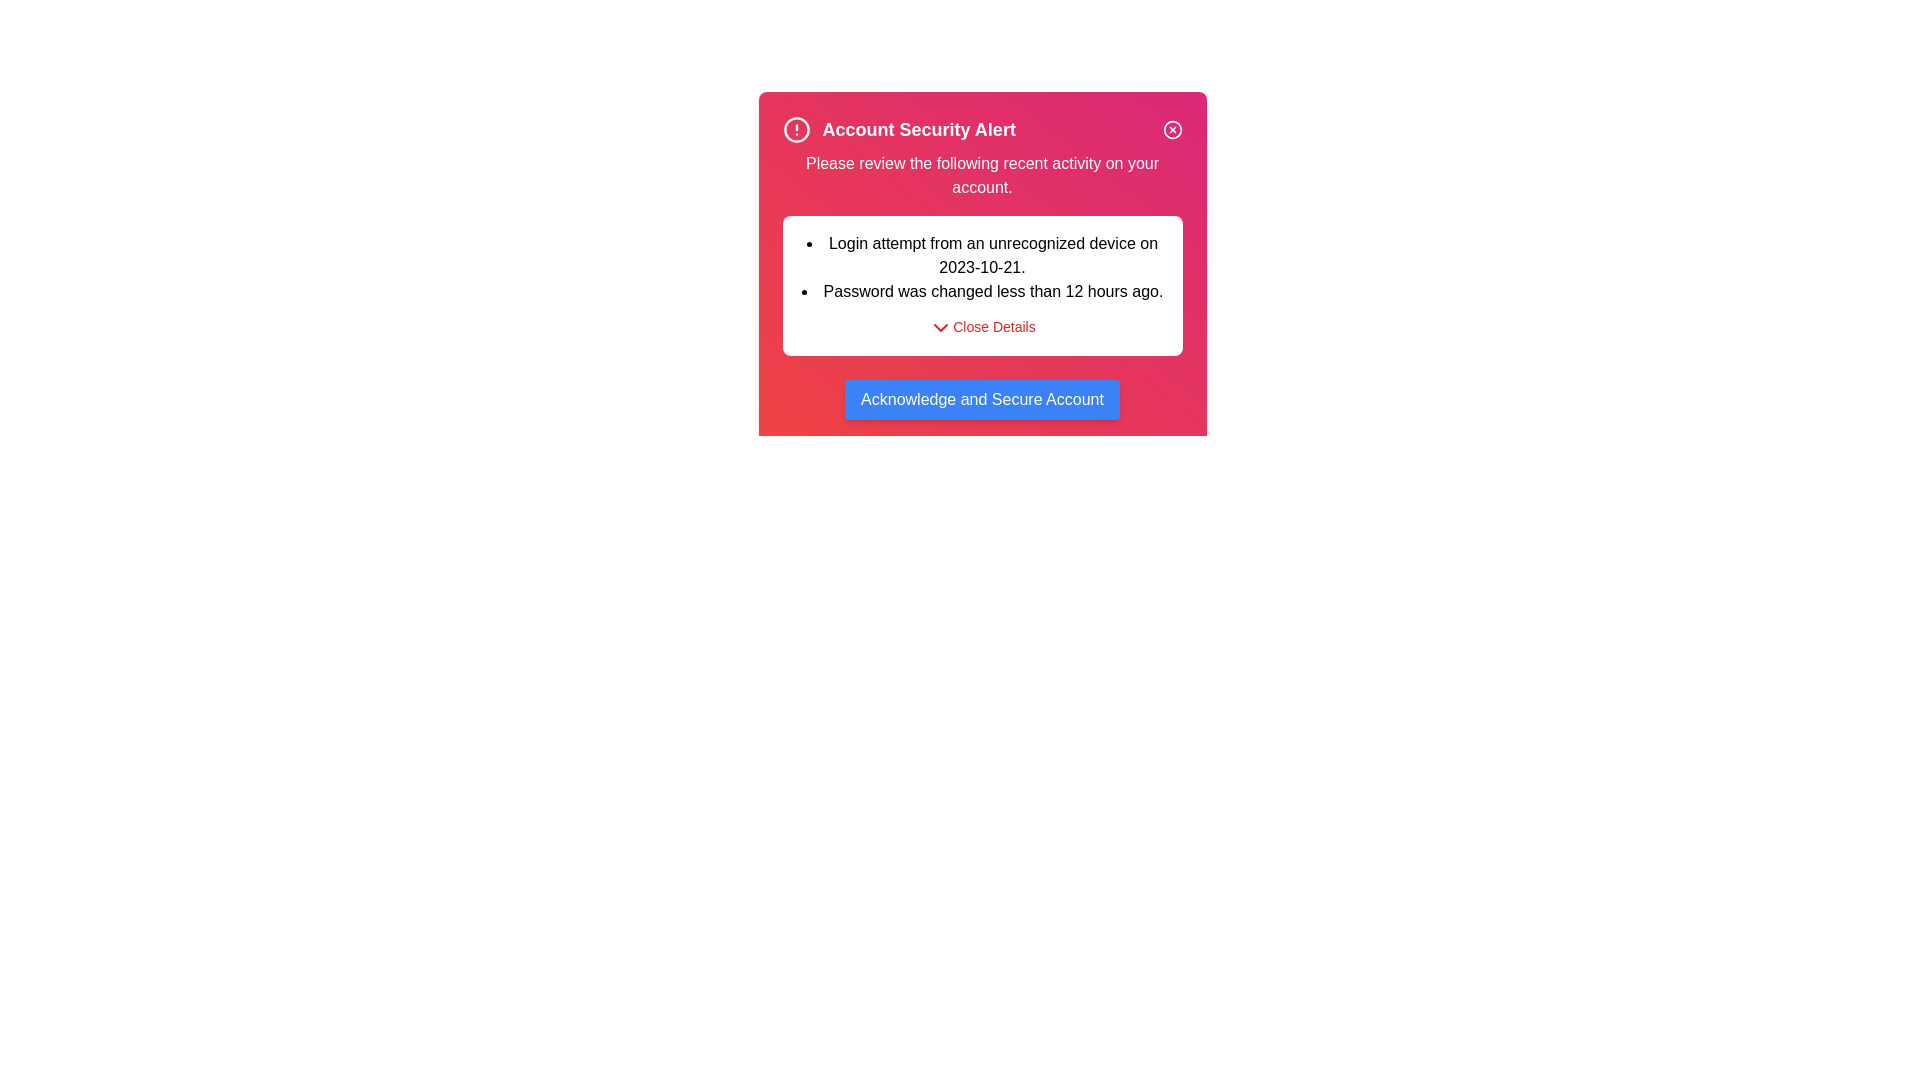  What do you see at coordinates (982, 400) in the screenshot?
I see `the rectangular blue button labeled 'Acknowledge and Secure Account' to confirm and proceed` at bounding box center [982, 400].